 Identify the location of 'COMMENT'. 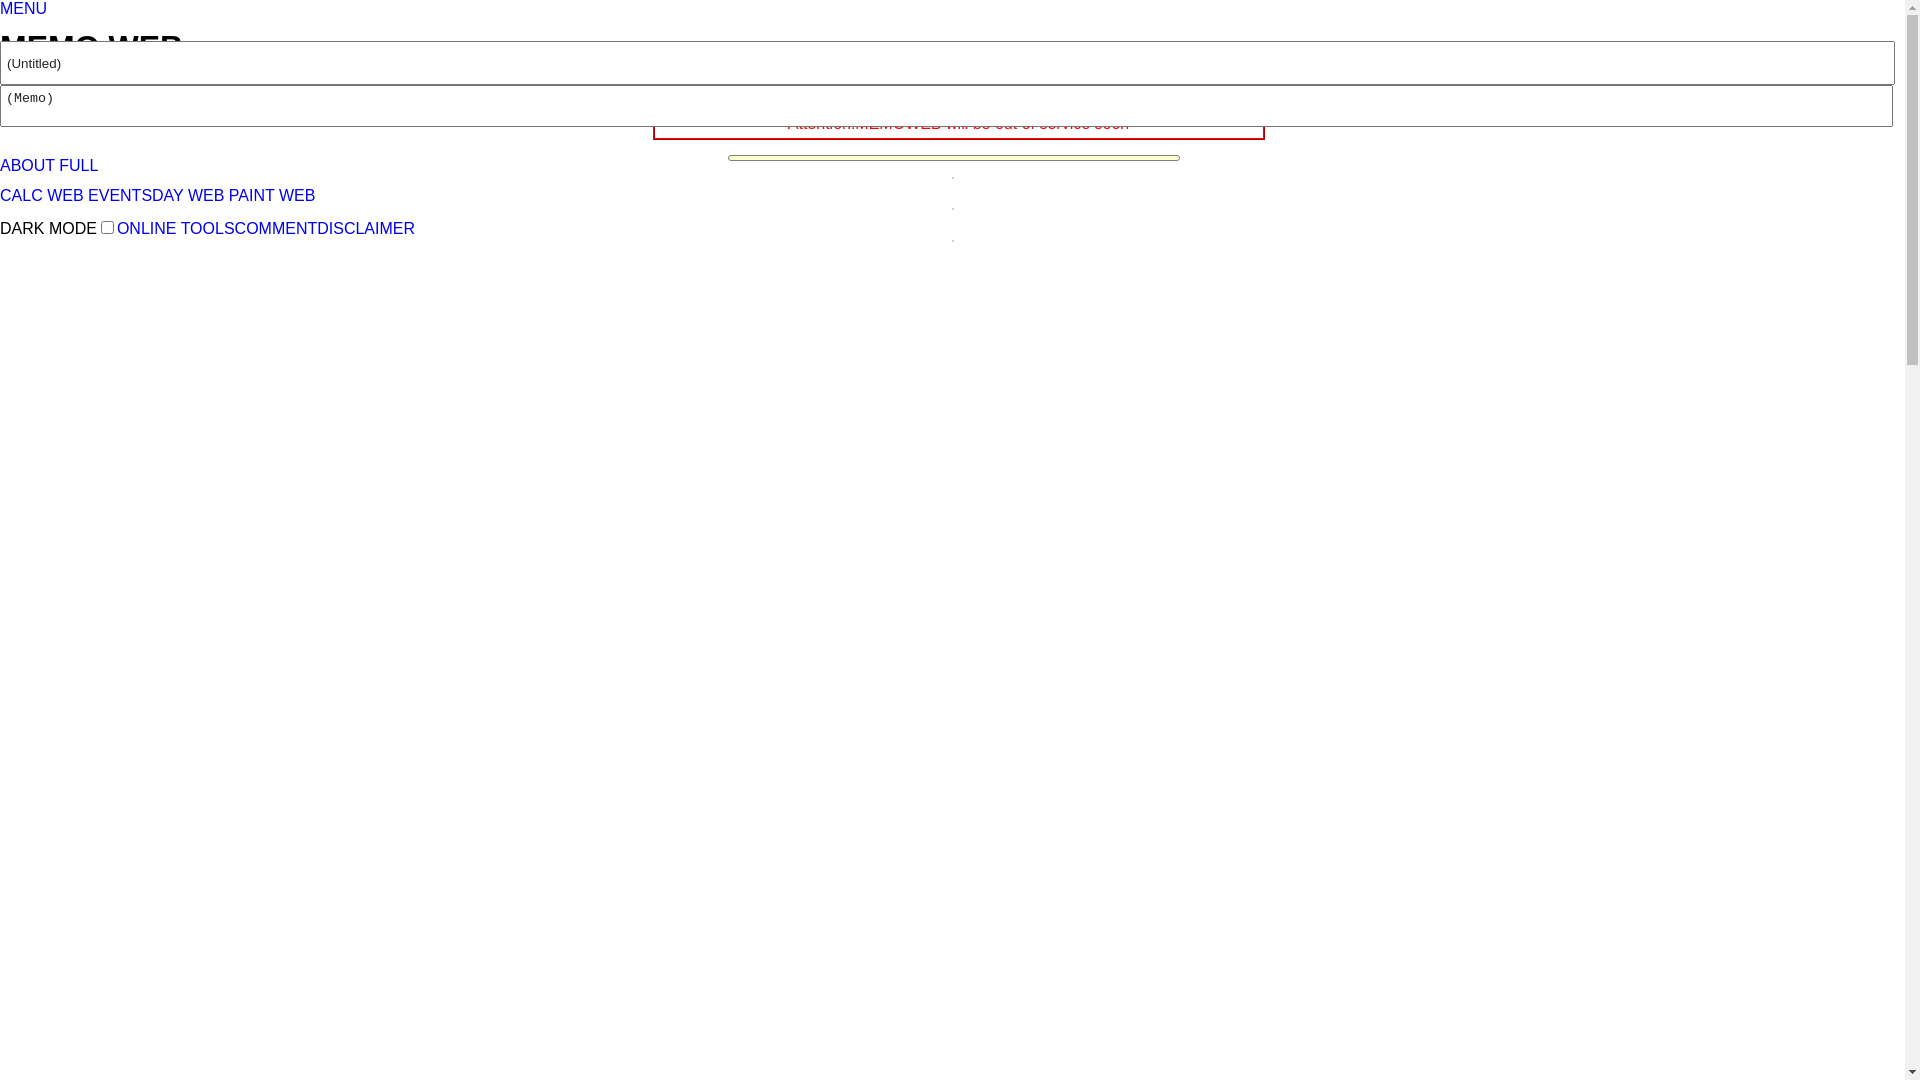
(275, 227).